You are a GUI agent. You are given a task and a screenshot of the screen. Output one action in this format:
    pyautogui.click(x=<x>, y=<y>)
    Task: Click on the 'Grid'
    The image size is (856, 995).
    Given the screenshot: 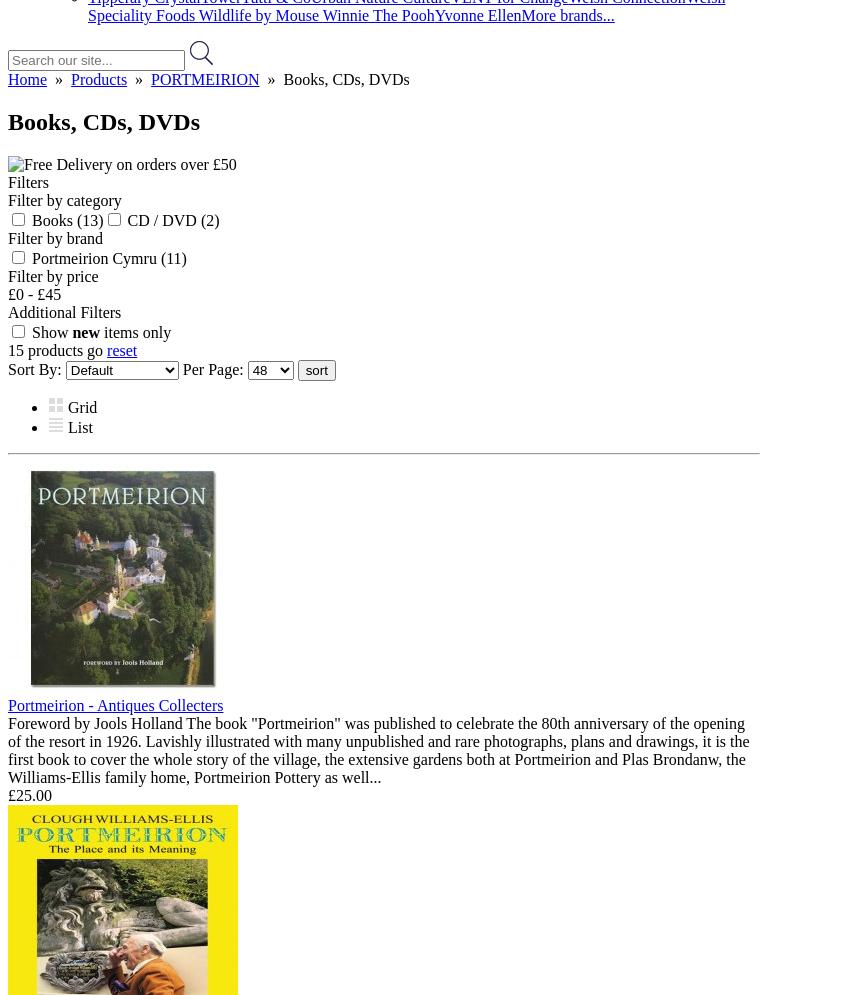 What is the action you would take?
    pyautogui.click(x=80, y=406)
    